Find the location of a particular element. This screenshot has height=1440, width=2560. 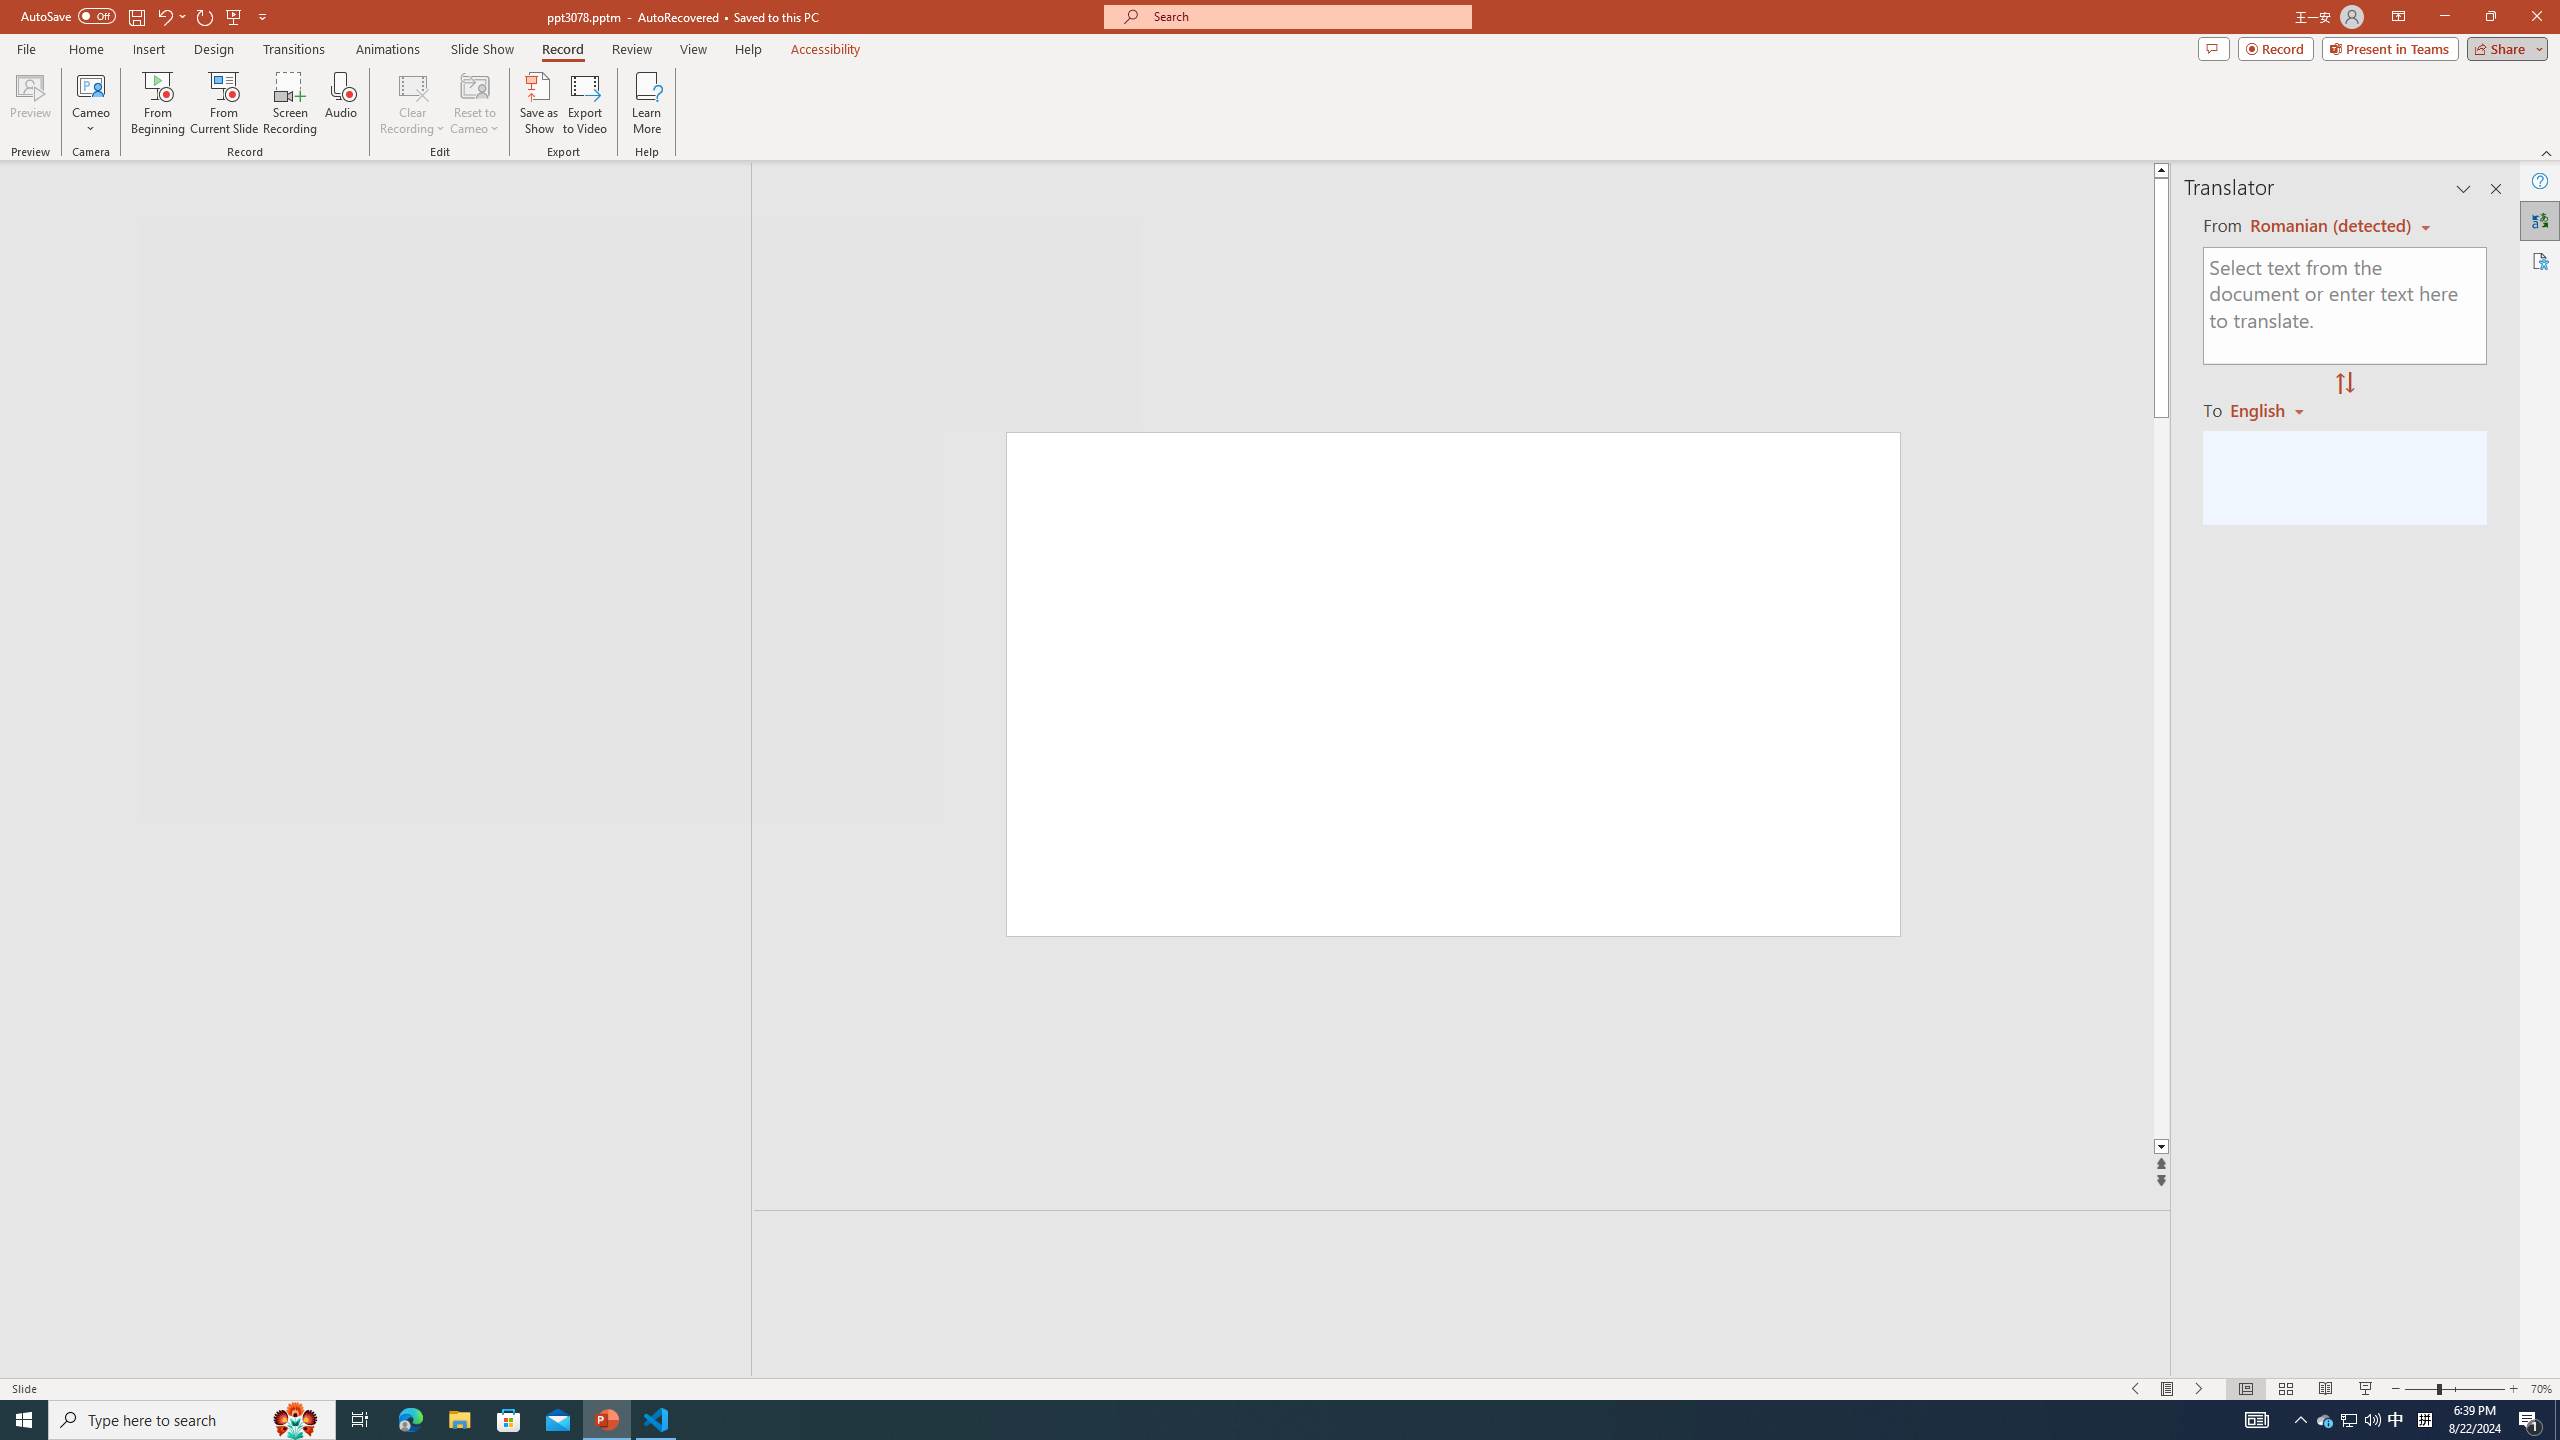

'From Beginning...' is located at coordinates (156, 103).